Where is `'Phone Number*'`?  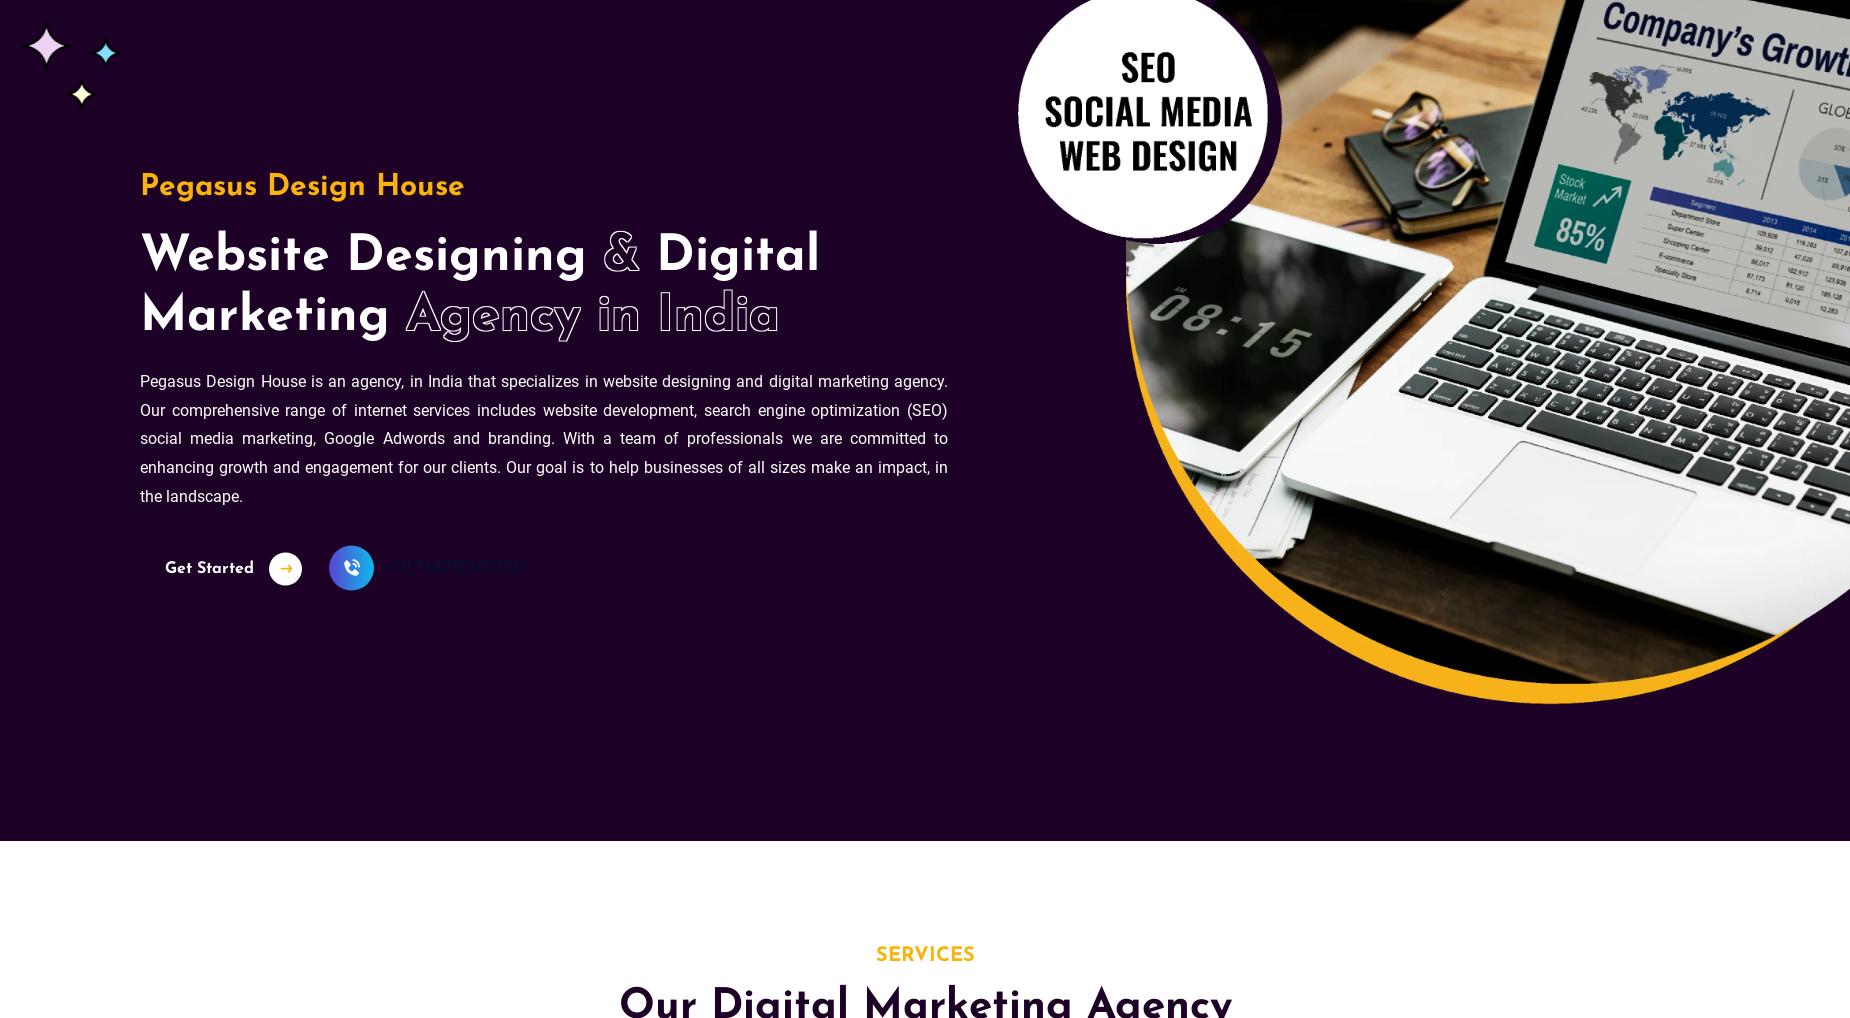
'Phone Number*' is located at coordinates (1247, 955).